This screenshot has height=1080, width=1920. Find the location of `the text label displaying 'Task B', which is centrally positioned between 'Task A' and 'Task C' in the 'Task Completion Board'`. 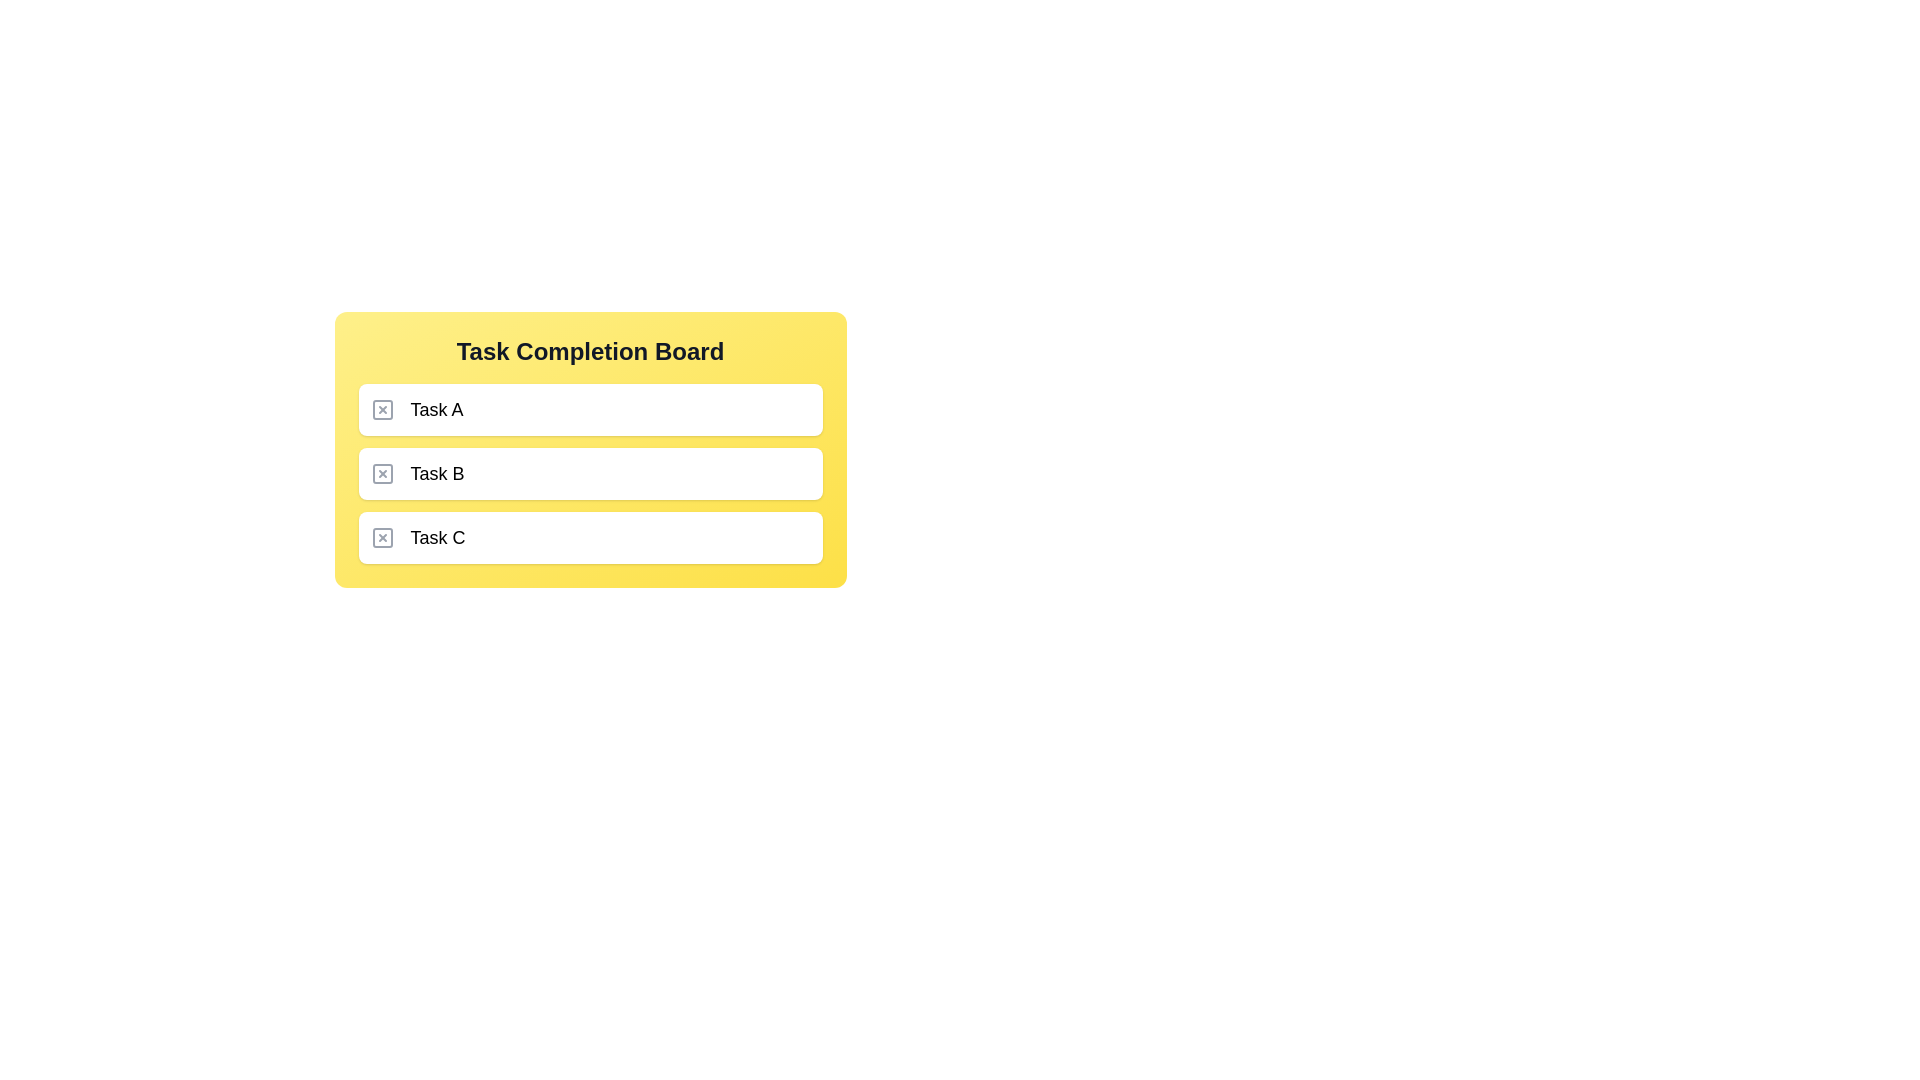

the text label displaying 'Task B', which is centrally positioned between 'Task A' and 'Task C' in the 'Task Completion Board' is located at coordinates (436, 474).